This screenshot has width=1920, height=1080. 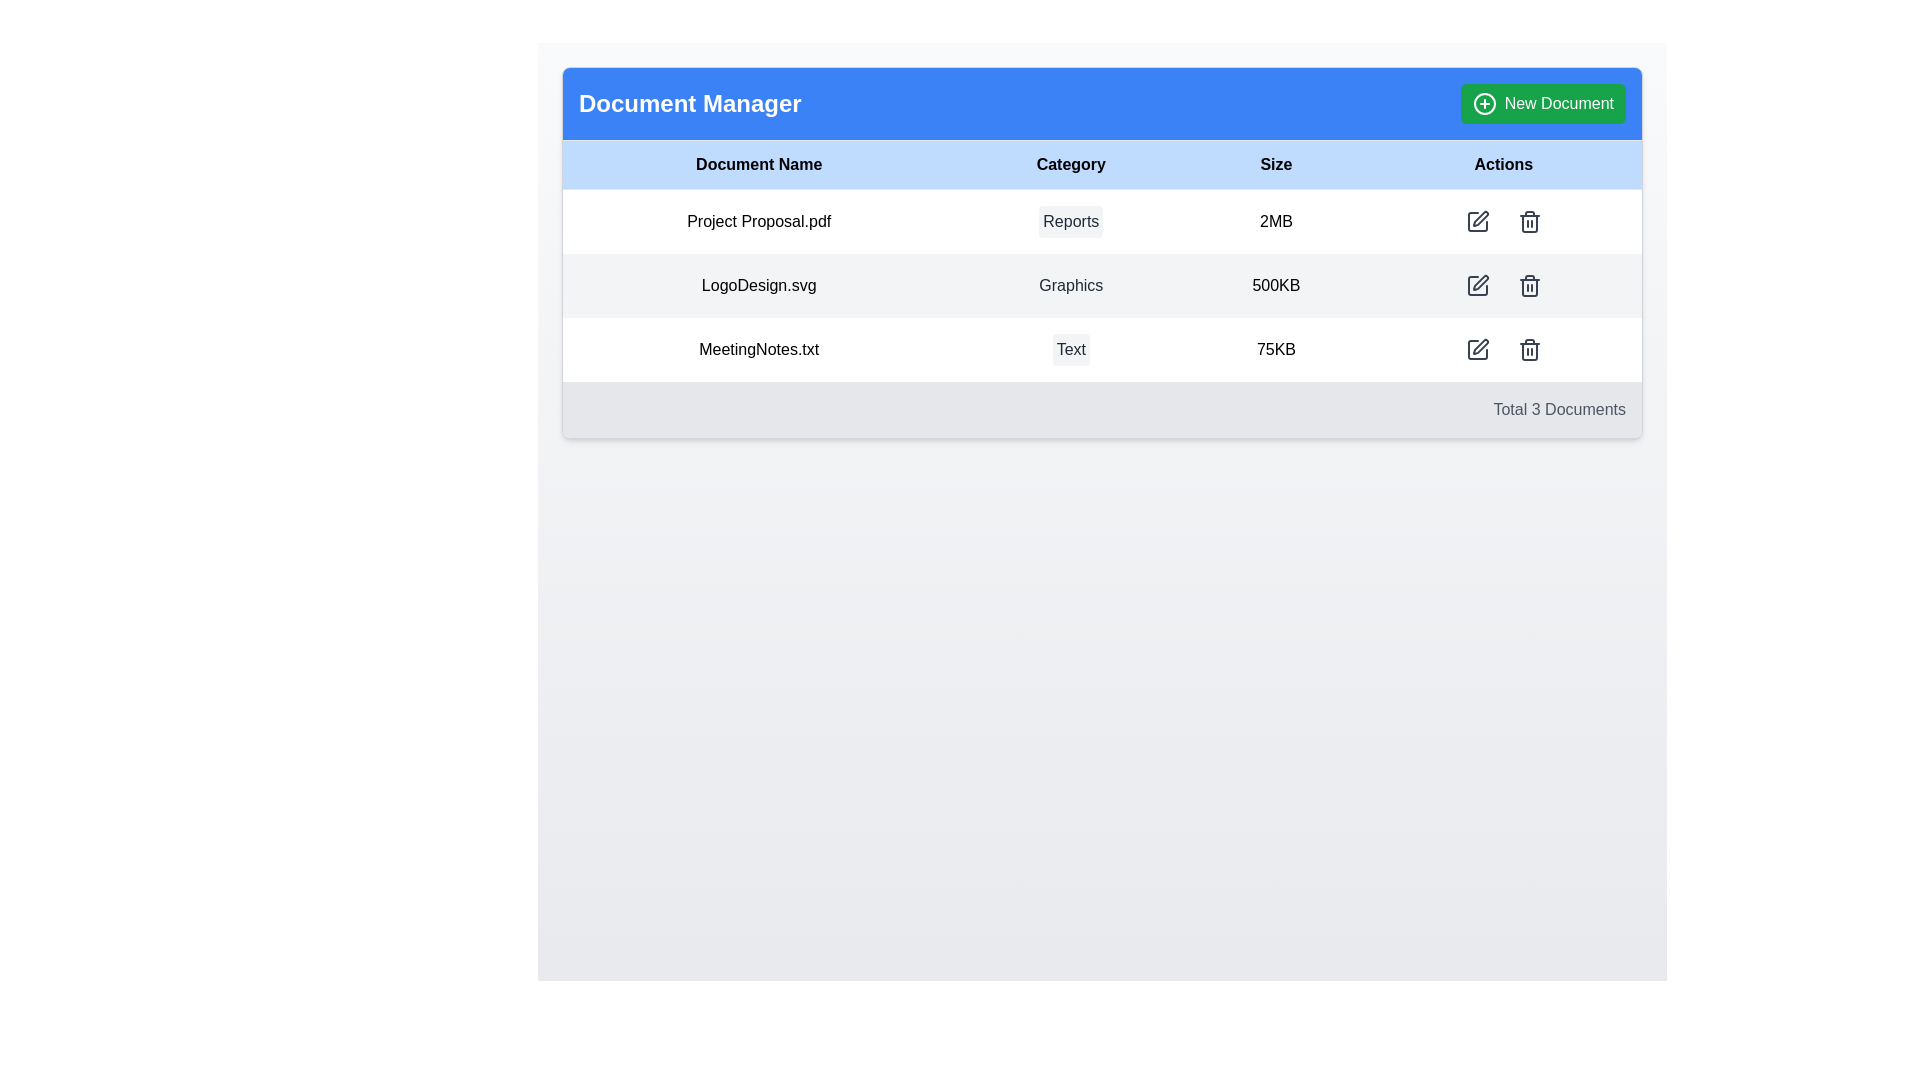 What do you see at coordinates (1503, 285) in the screenshot?
I see `the Control Panel containing the edit and trash icons for the file named 'LogoDesign.svg' in the Actions column of the second row` at bounding box center [1503, 285].